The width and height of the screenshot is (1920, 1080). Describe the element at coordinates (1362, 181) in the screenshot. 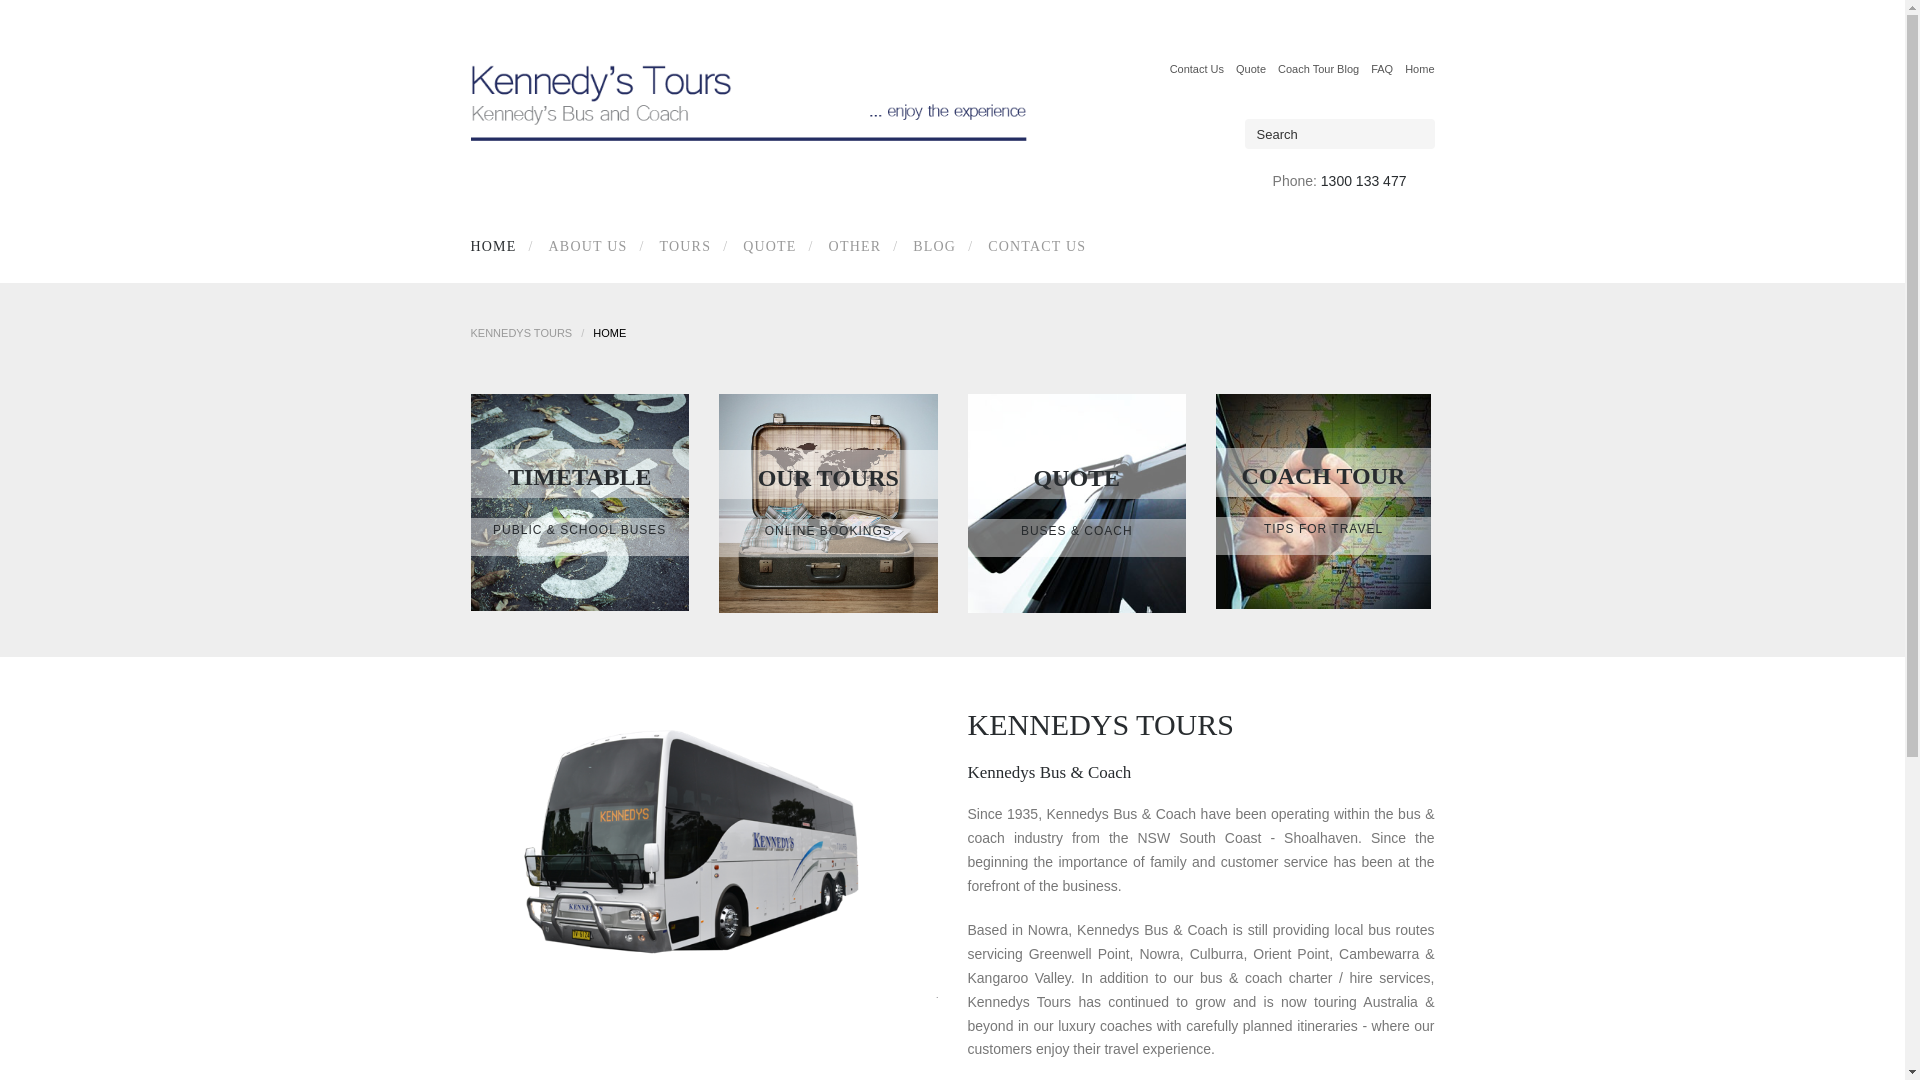

I see `'1300 133 477'` at that location.